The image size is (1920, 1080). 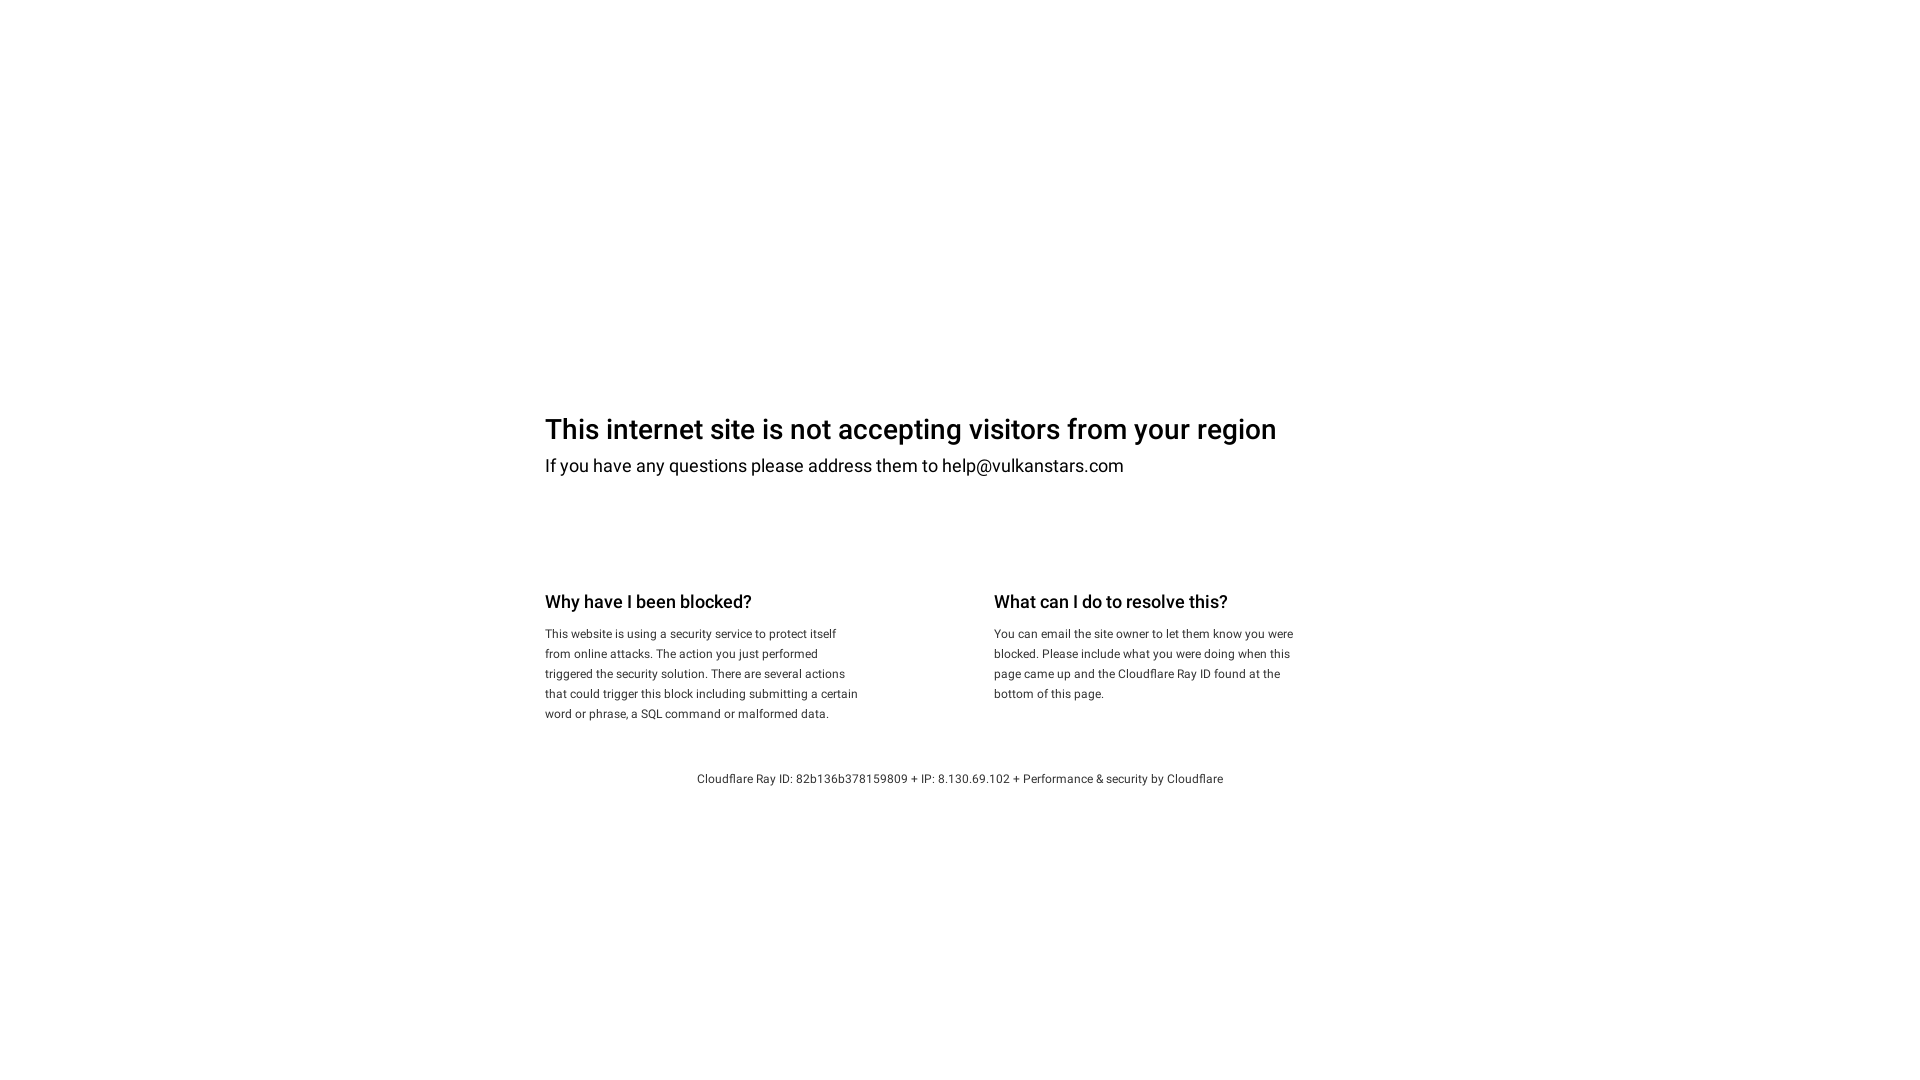 I want to click on 'Cloudflare', so click(x=1195, y=778).